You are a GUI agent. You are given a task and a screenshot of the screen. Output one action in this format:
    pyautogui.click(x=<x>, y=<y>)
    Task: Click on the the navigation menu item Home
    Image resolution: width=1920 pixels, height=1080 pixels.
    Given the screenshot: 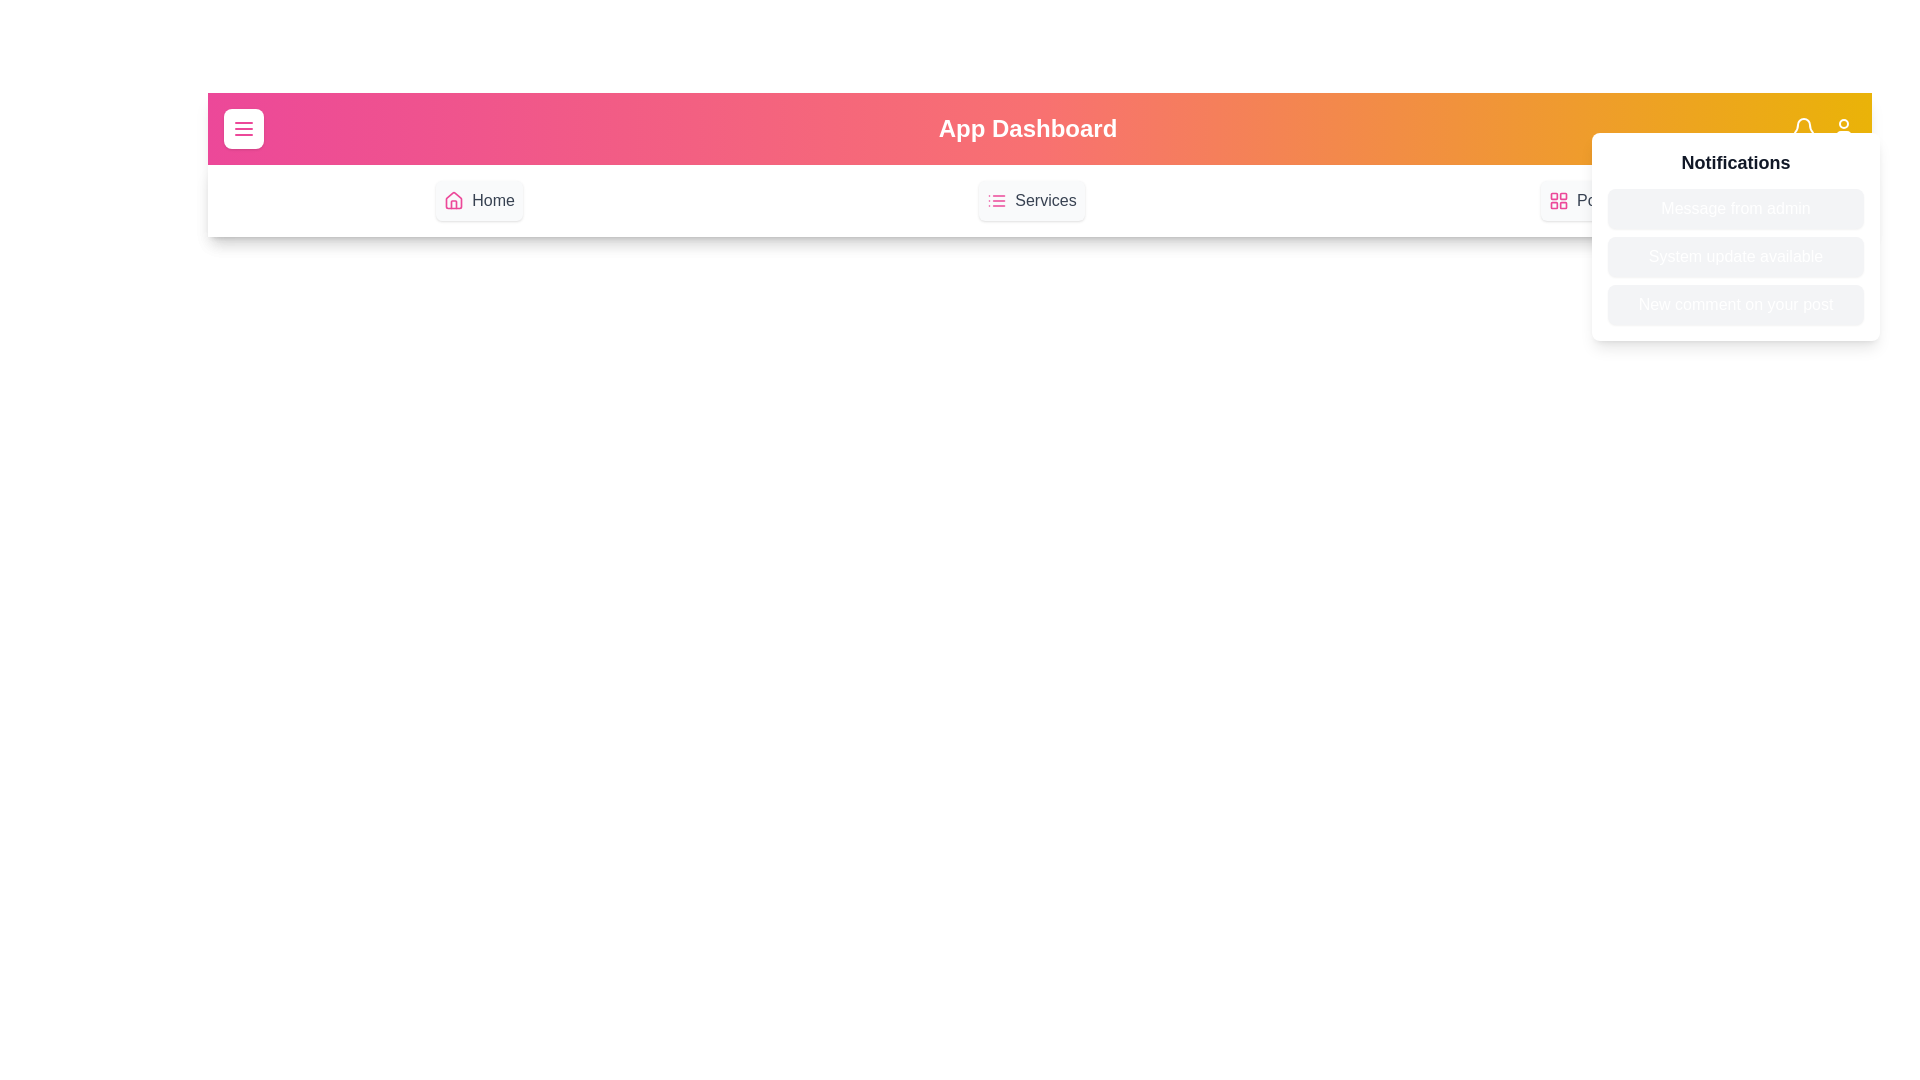 What is the action you would take?
    pyautogui.click(x=478, y=200)
    